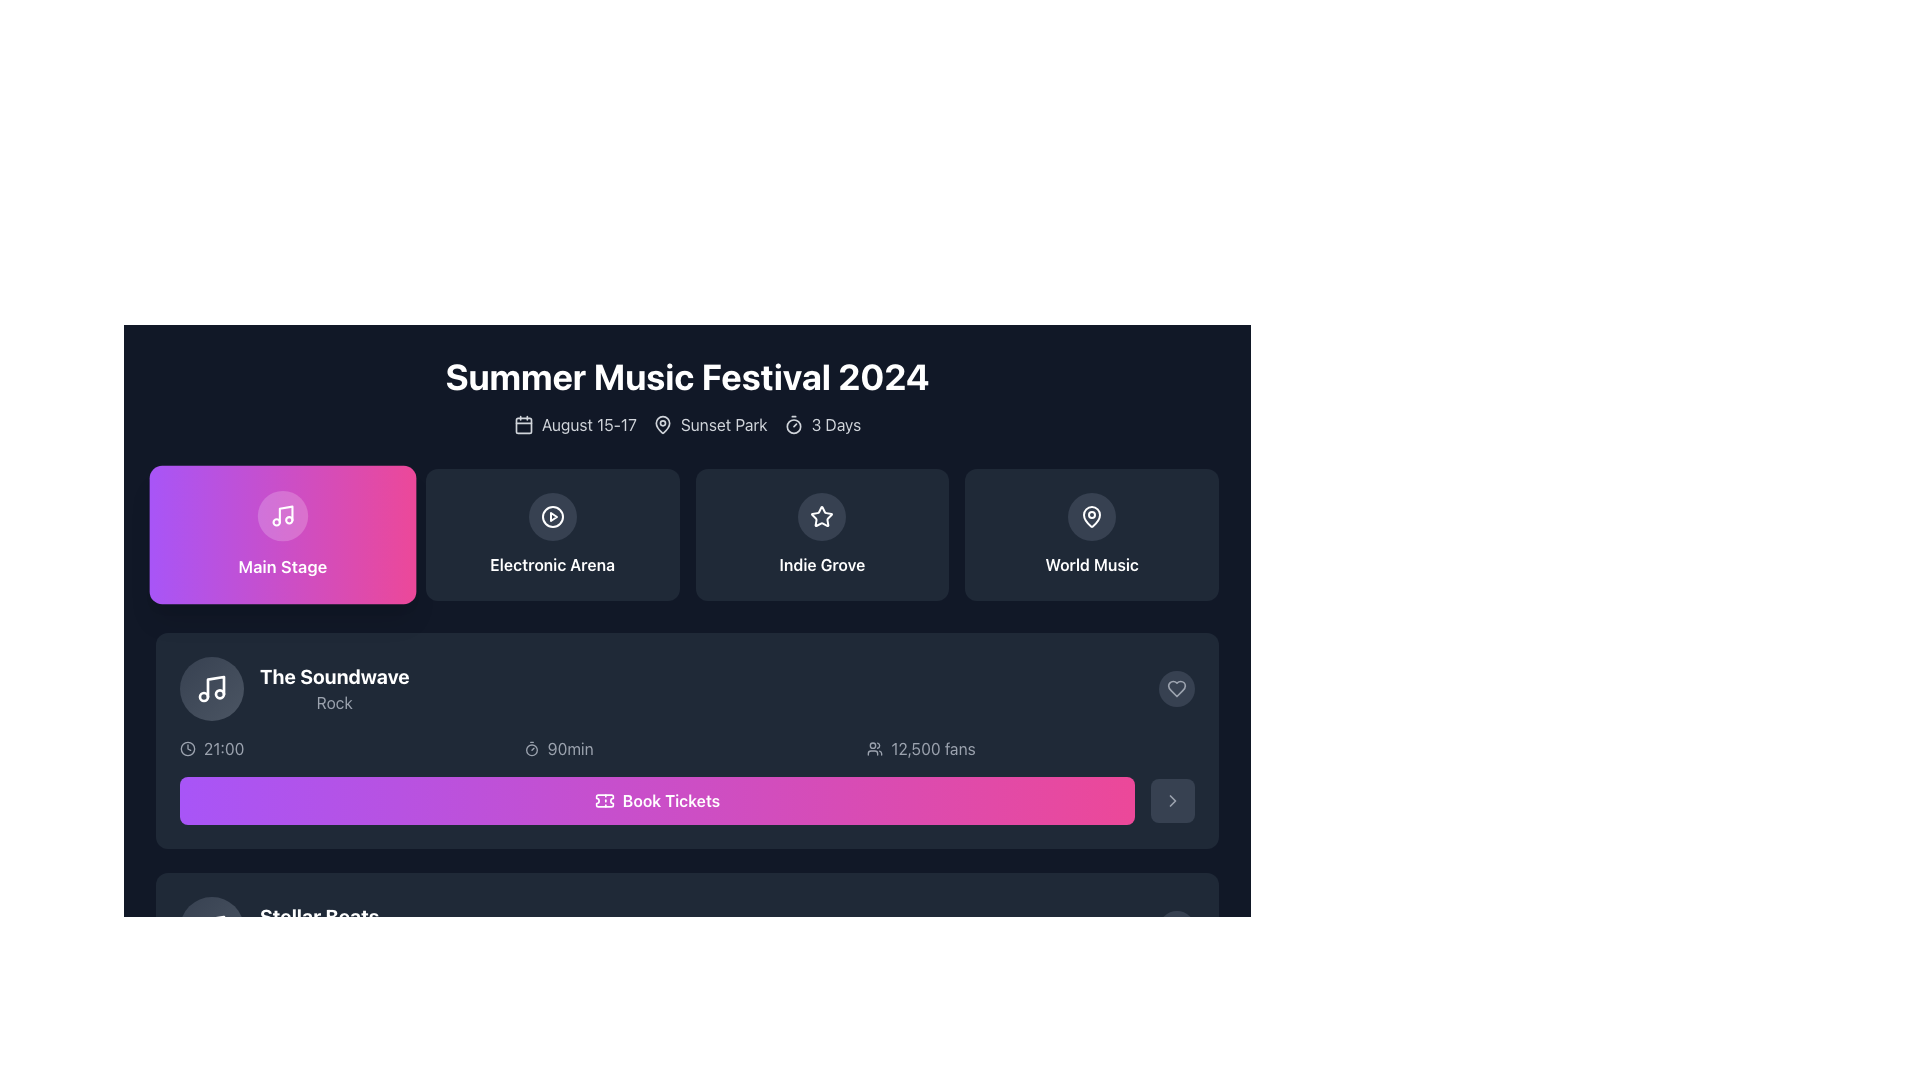  Describe the element at coordinates (552, 515) in the screenshot. I see `the play button in the 'Electronic Arena' section` at that location.